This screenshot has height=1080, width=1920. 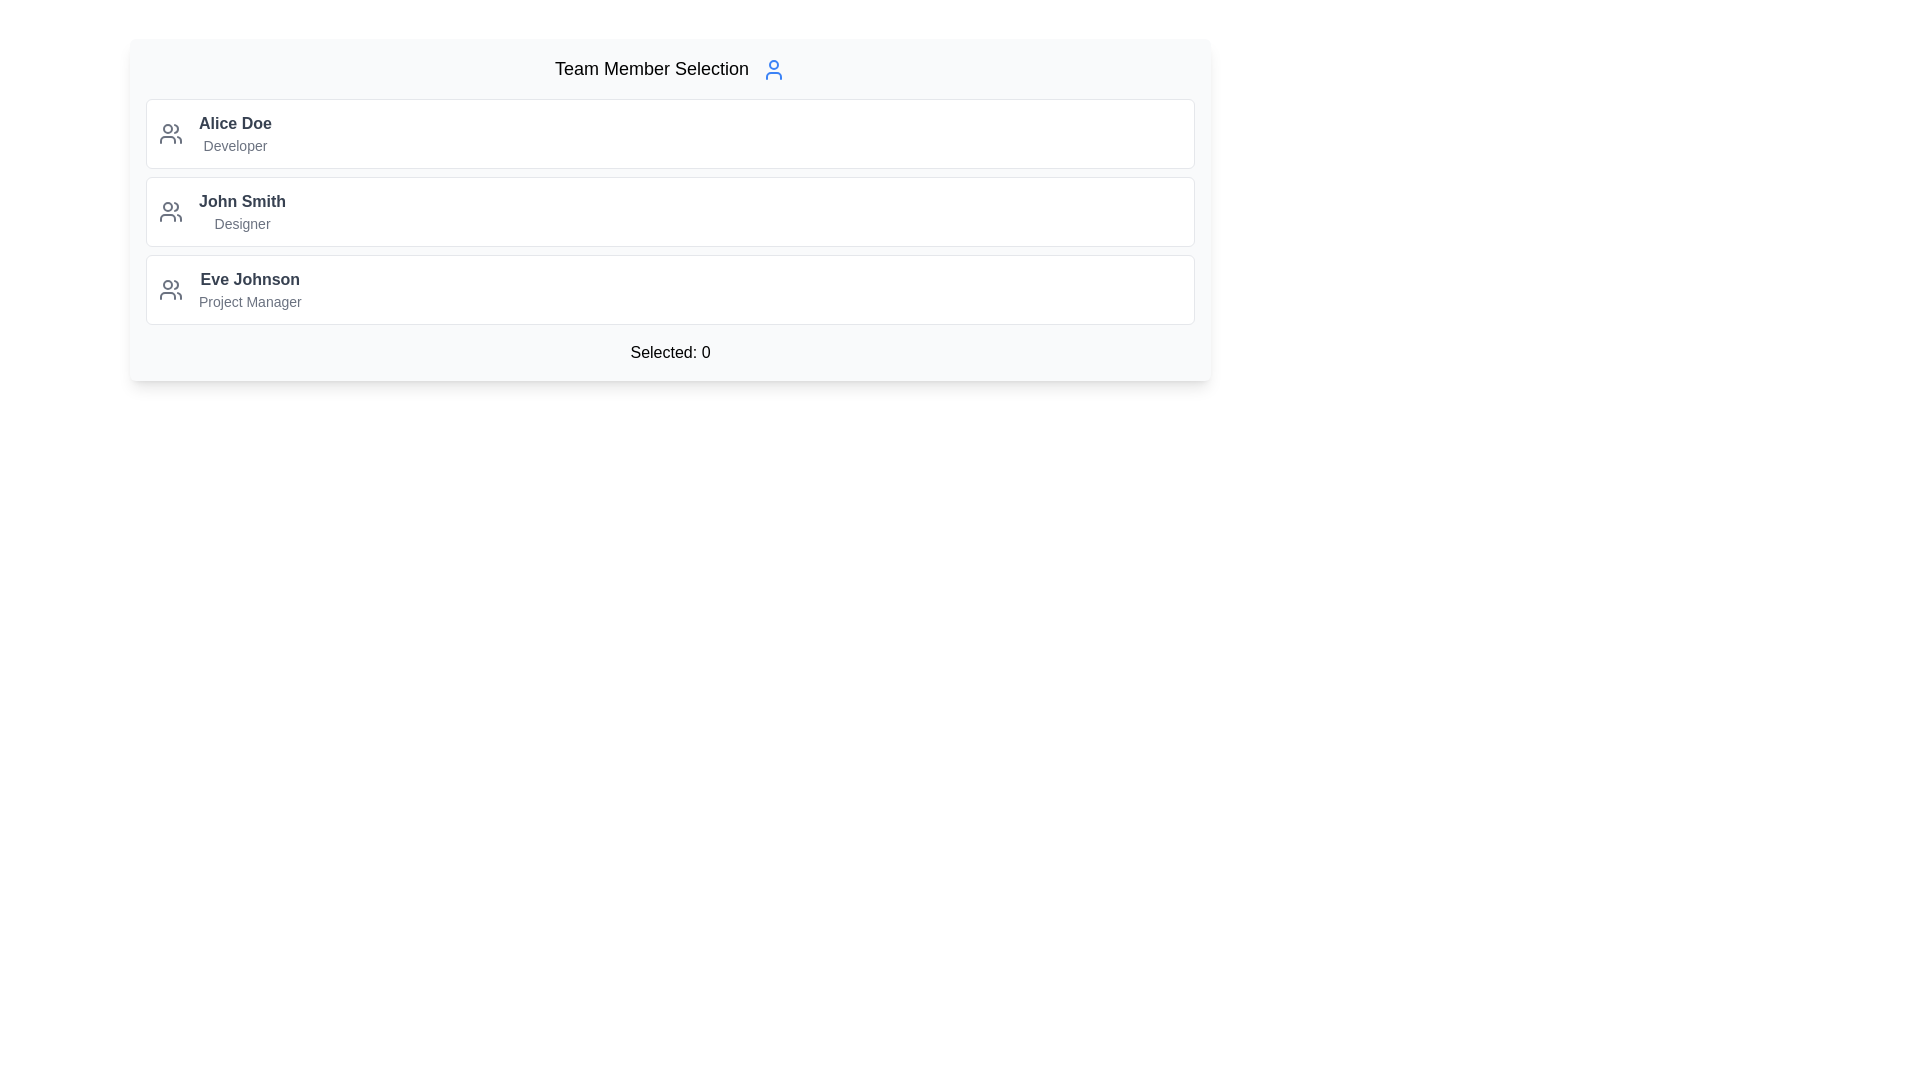 What do you see at coordinates (670, 352) in the screenshot?
I see `the text label displaying 'Selected: 0', which is centered at the bottom of the 'Team Member Selection' card` at bounding box center [670, 352].